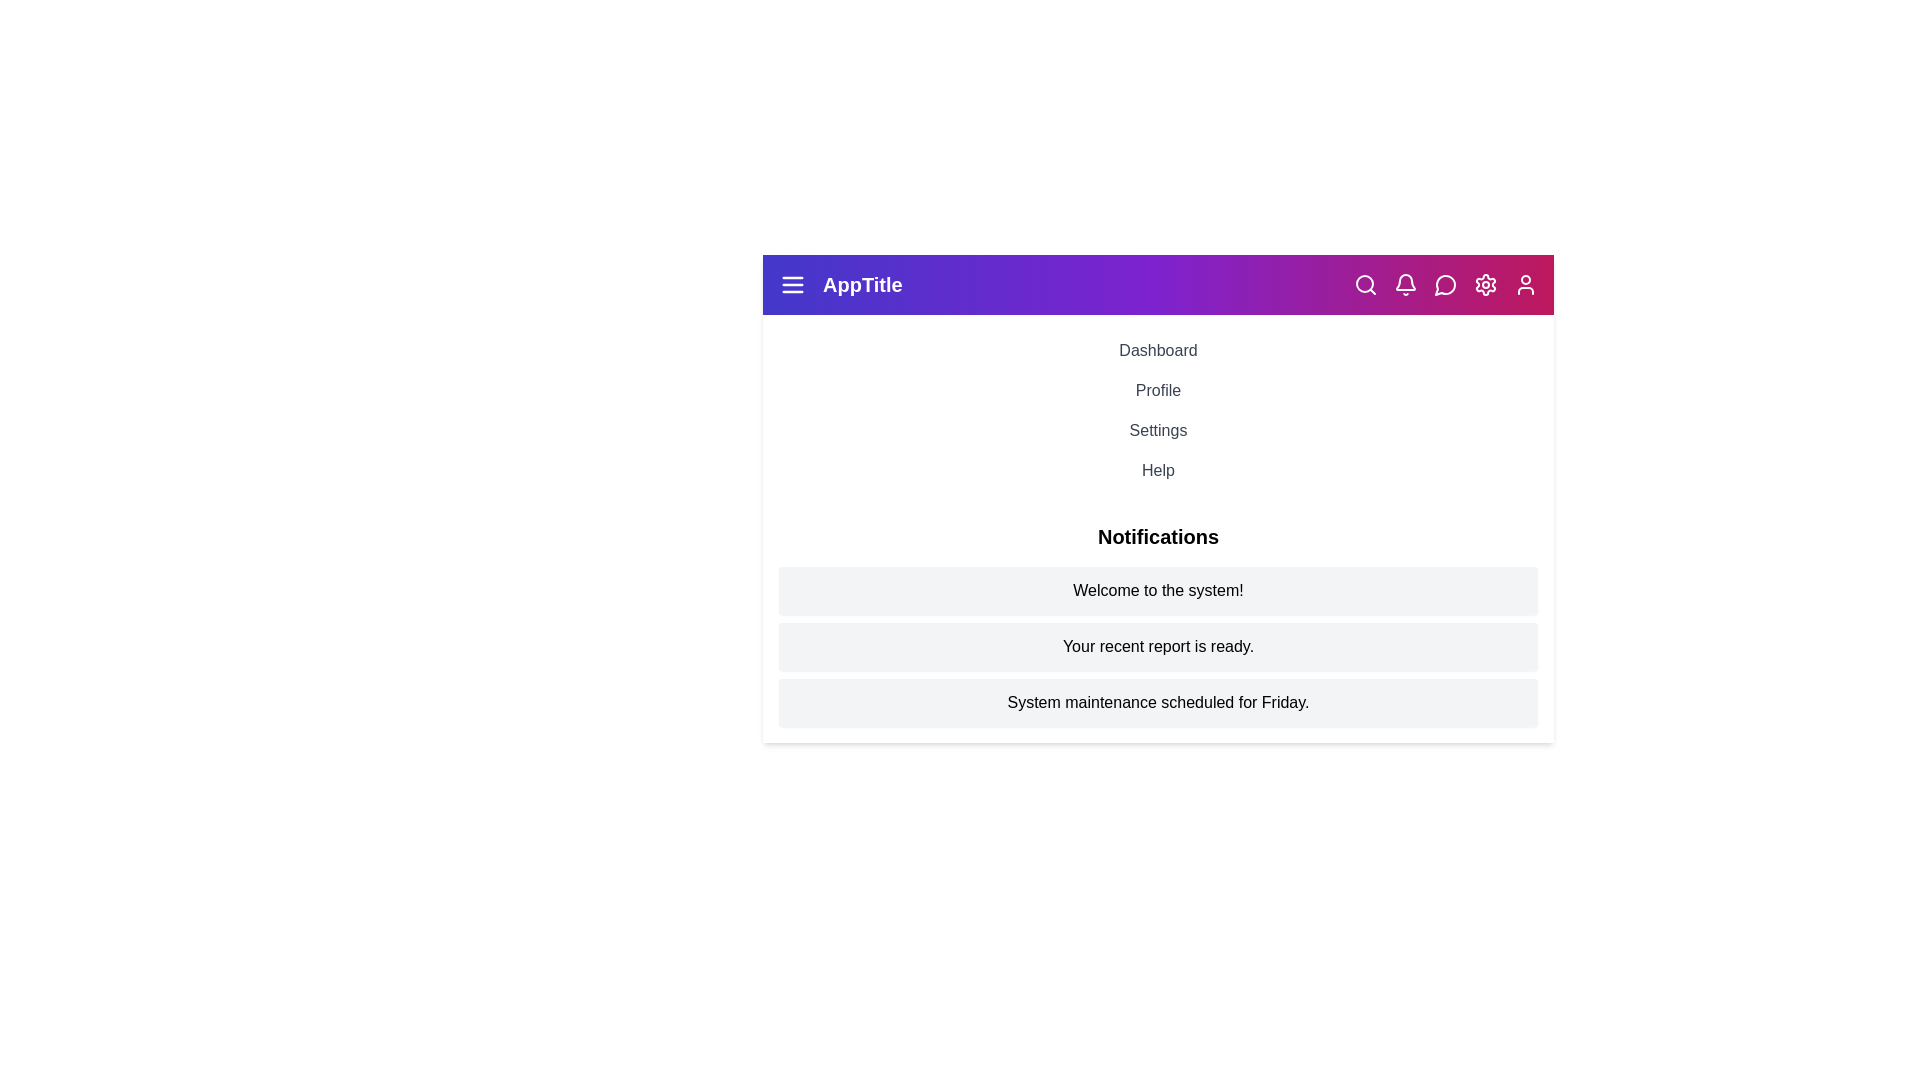  Describe the element at coordinates (1158, 430) in the screenshot. I see `the navigation link Settings in the menu` at that location.